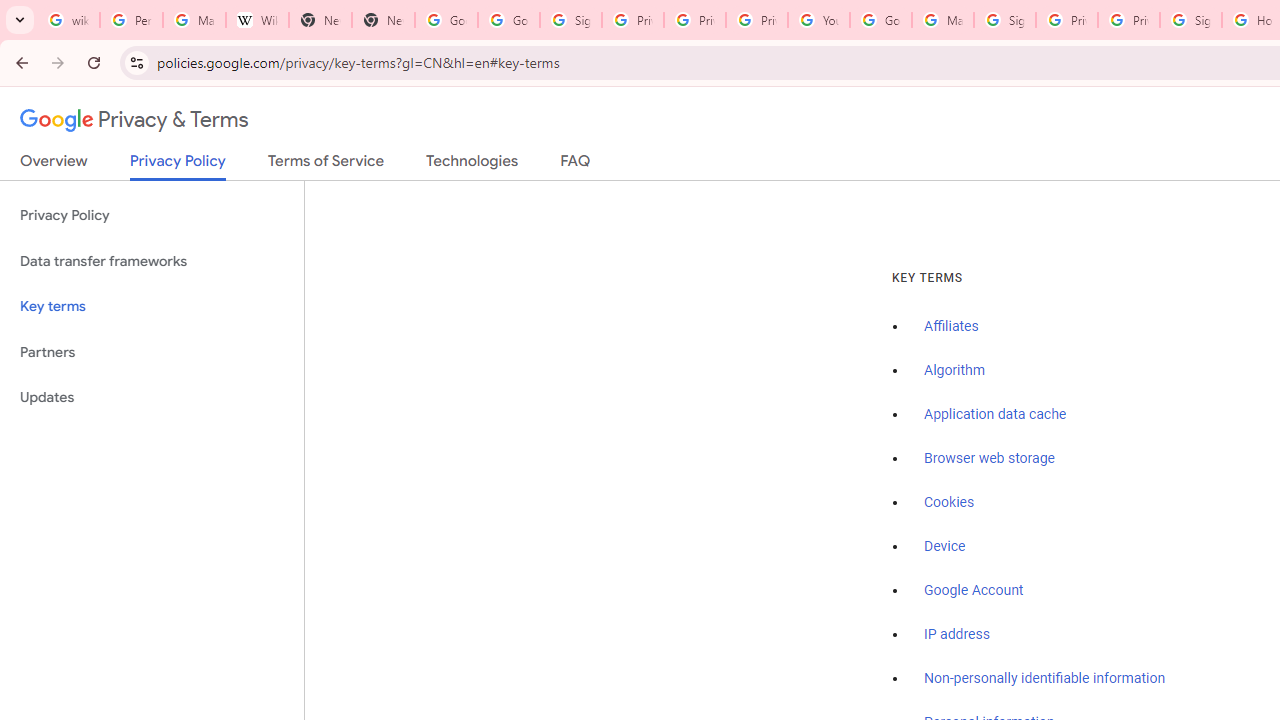 This screenshot has height=720, width=1280. I want to click on 'Device', so click(944, 546).